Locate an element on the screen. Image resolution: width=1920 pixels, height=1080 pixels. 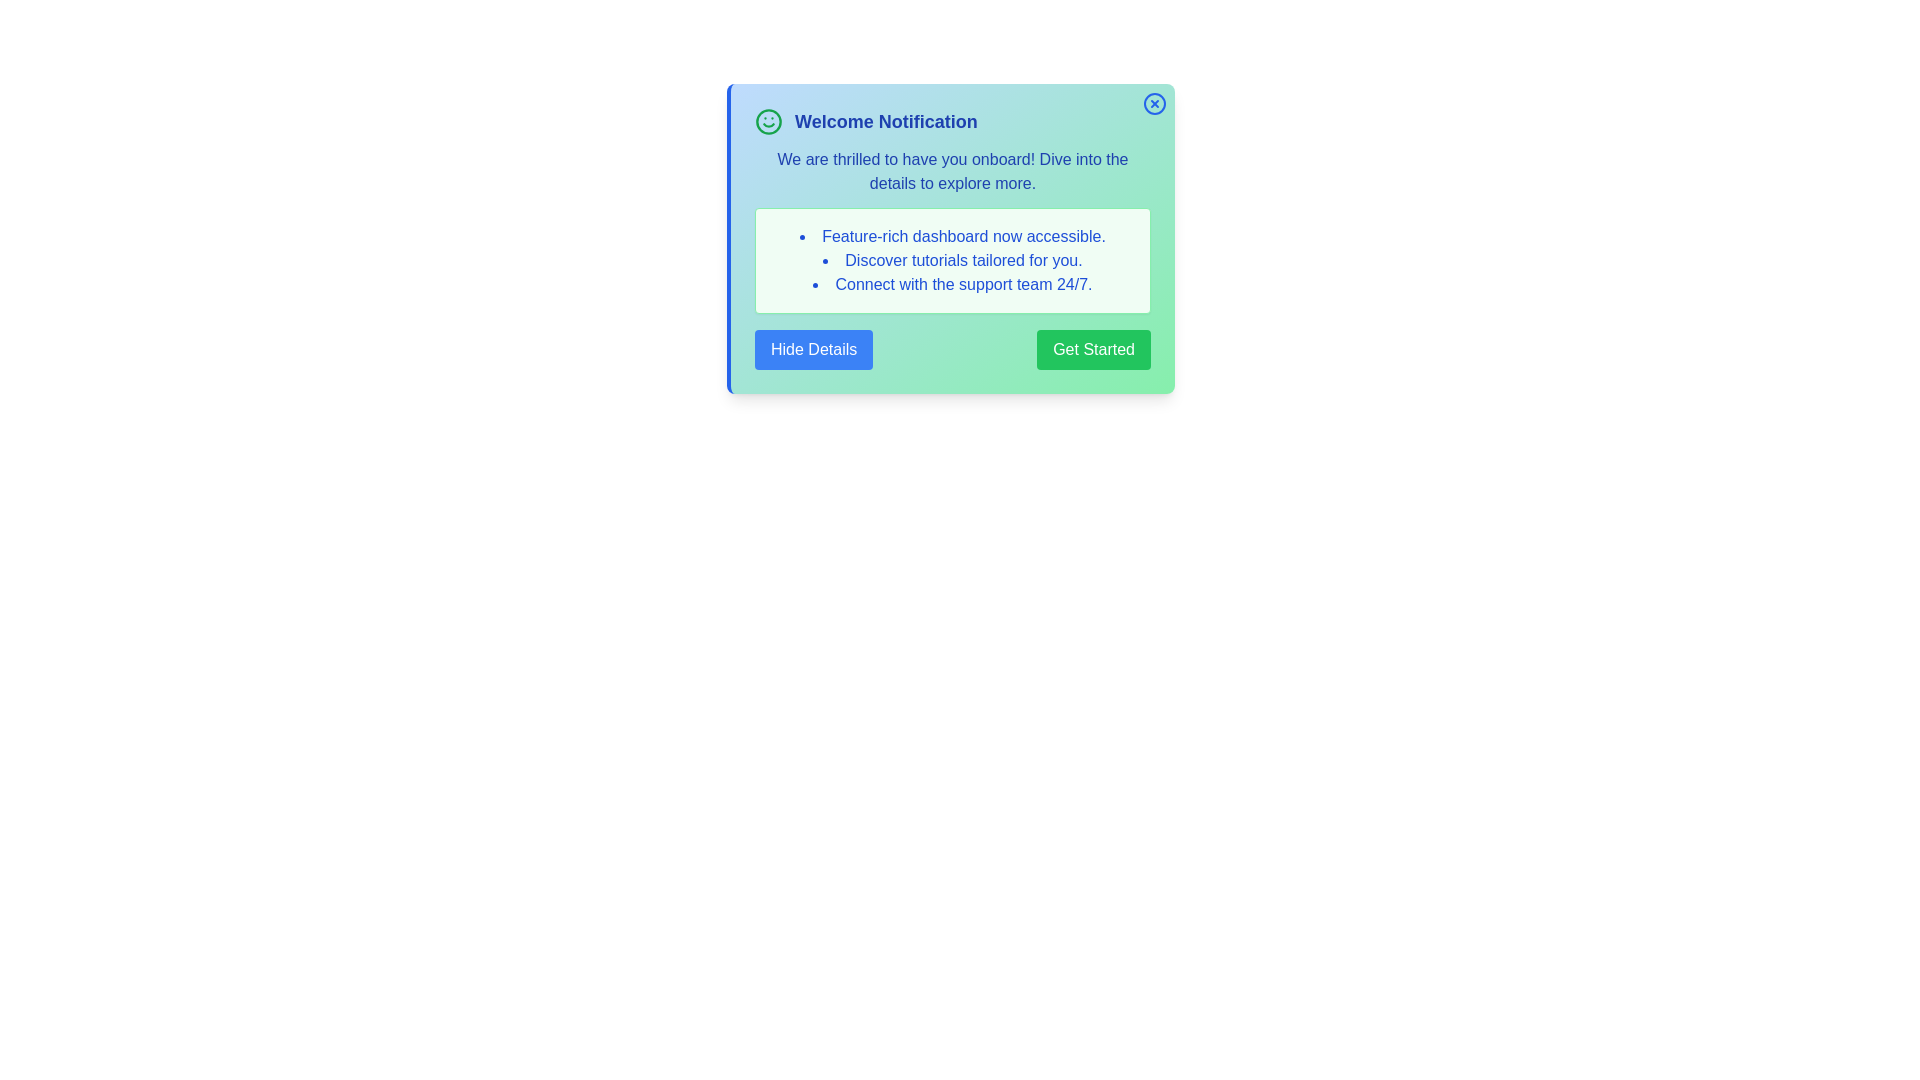
the close button (X) to dismiss the notification is located at coordinates (1155, 104).